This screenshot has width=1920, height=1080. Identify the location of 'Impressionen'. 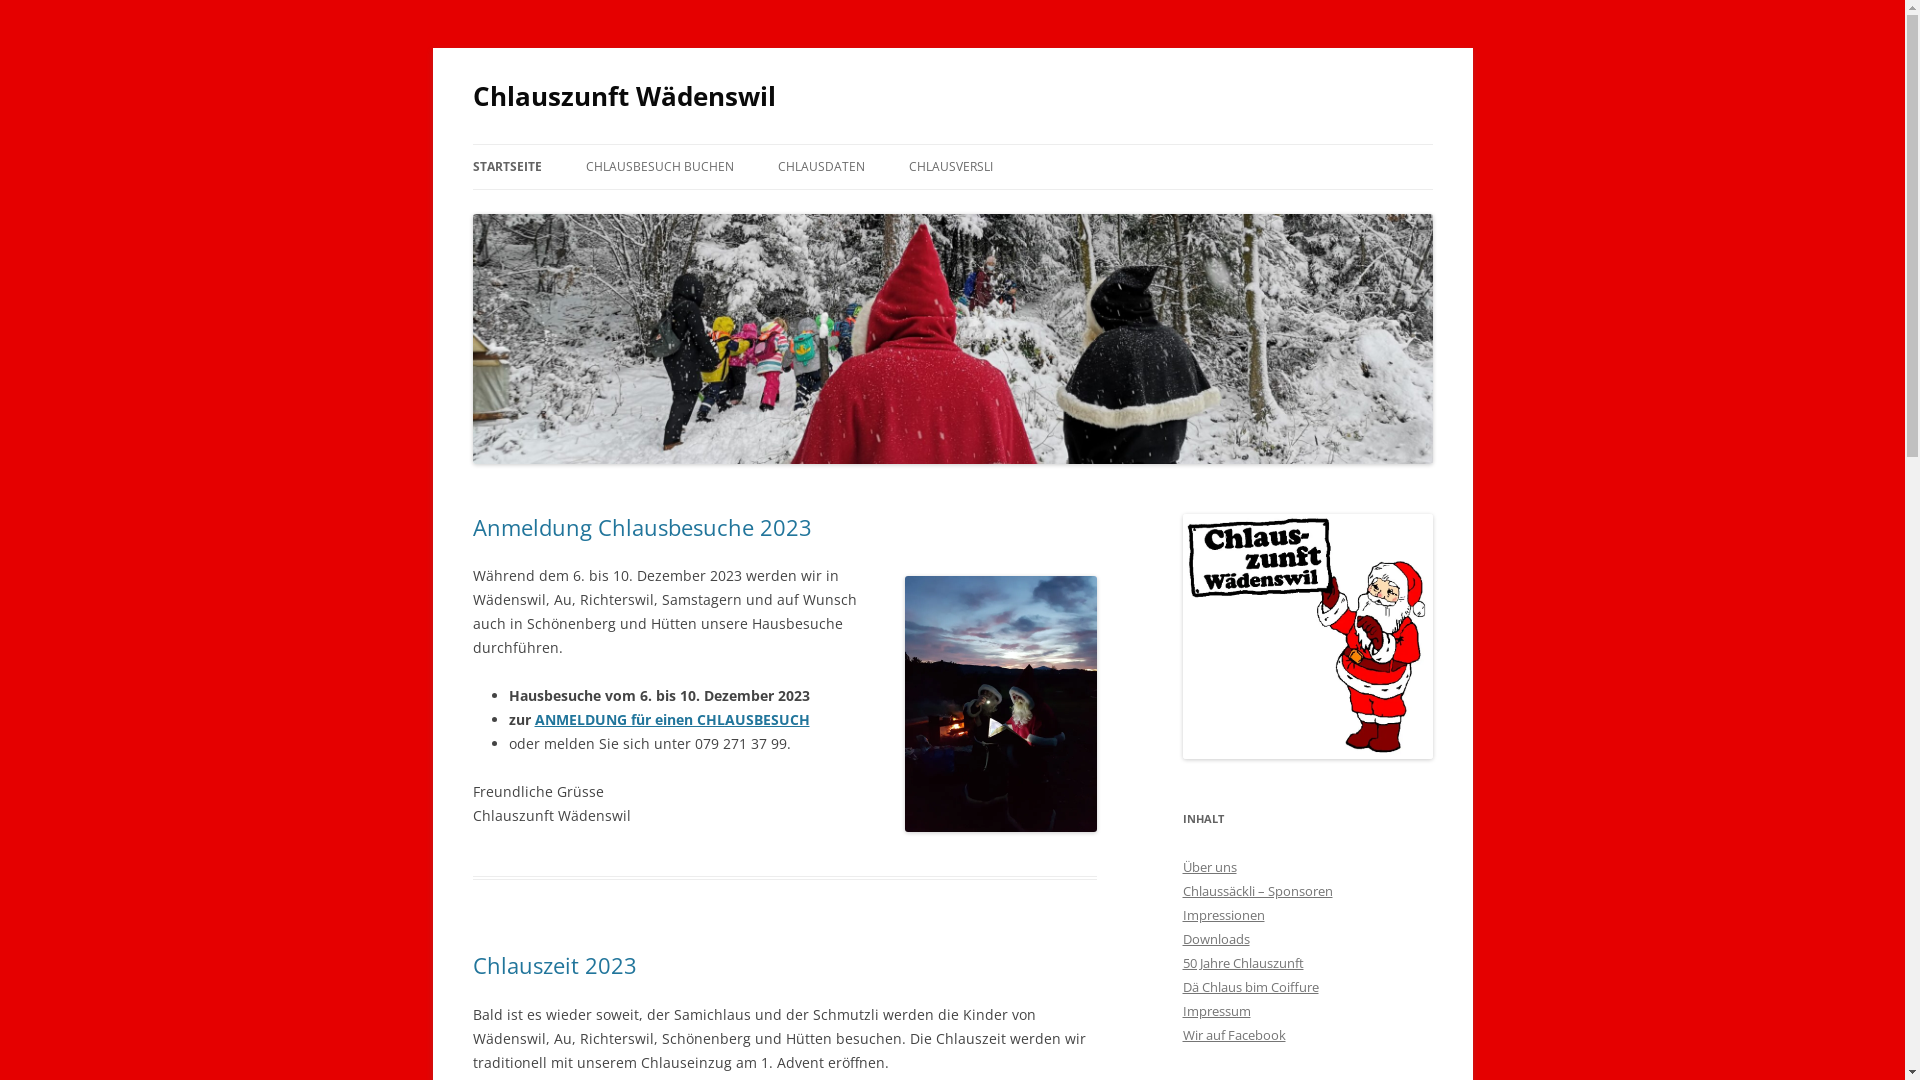
(1222, 914).